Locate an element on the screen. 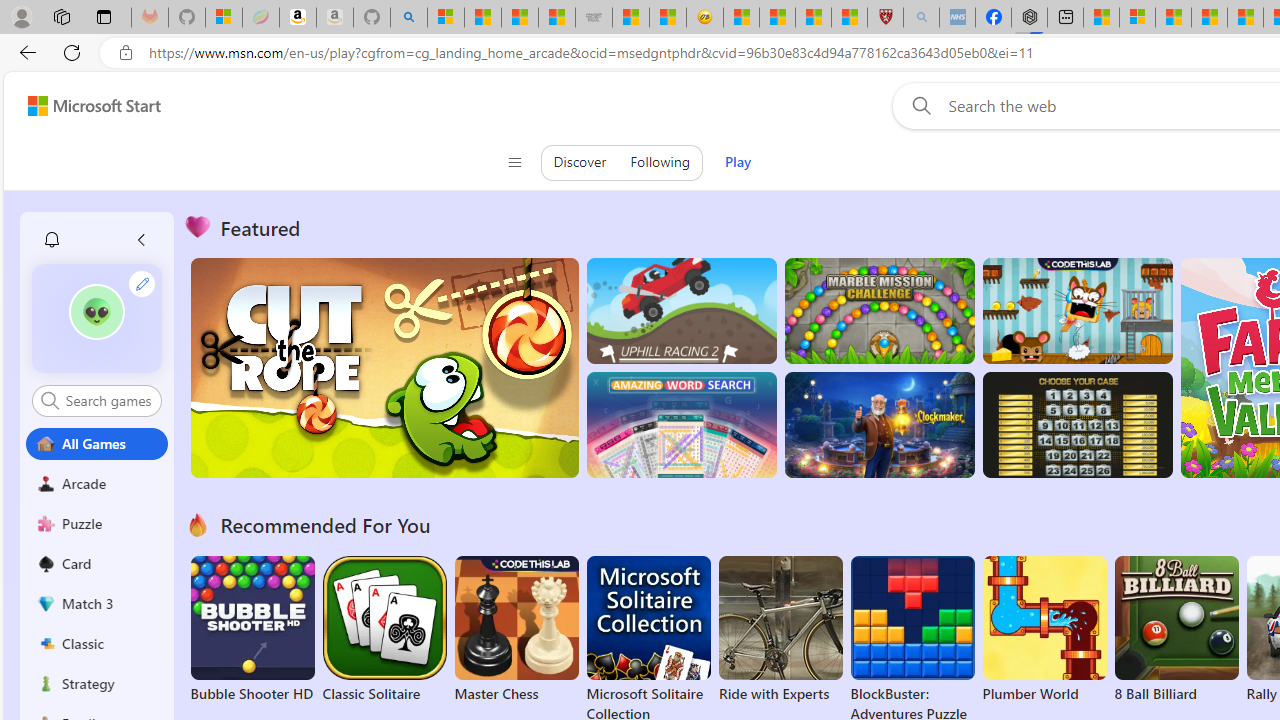 This screenshot has height=720, width=1280. 'Class: search-icon' is located at coordinates (50, 400).